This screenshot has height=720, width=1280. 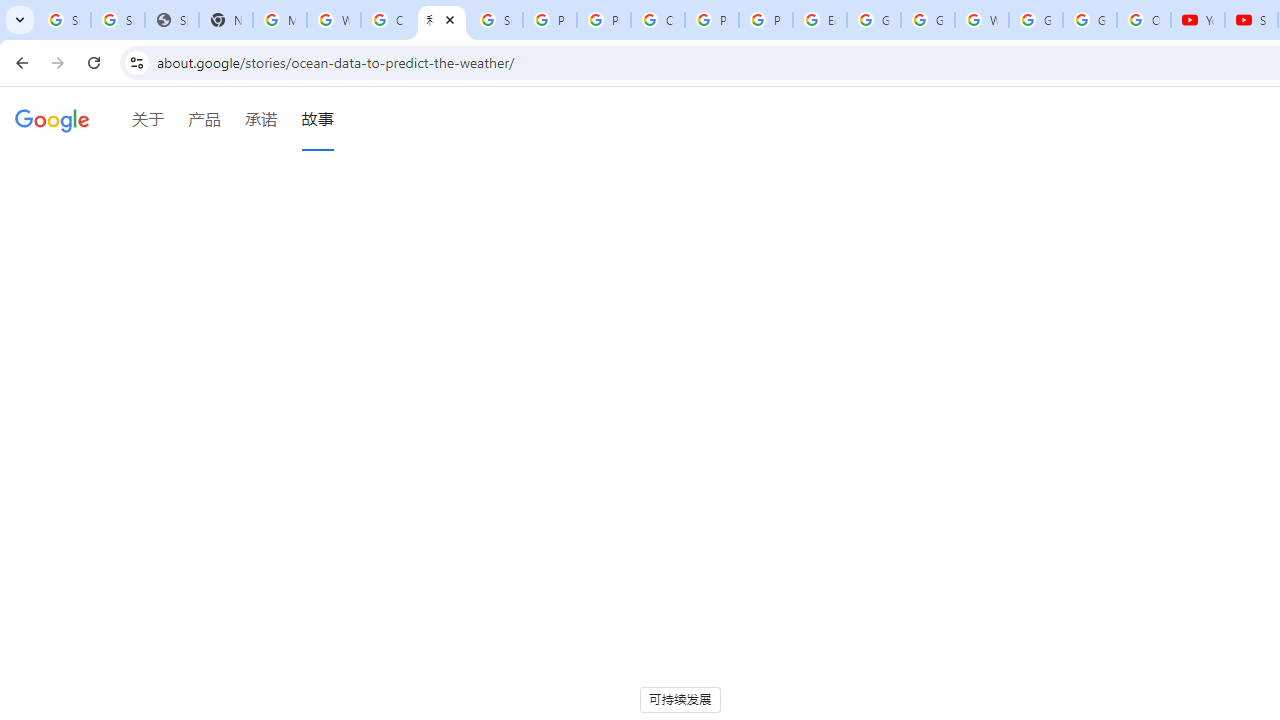 What do you see at coordinates (225, 20) in the screenshot?
I see `'New Tab'` at bounding box center [225, 20].